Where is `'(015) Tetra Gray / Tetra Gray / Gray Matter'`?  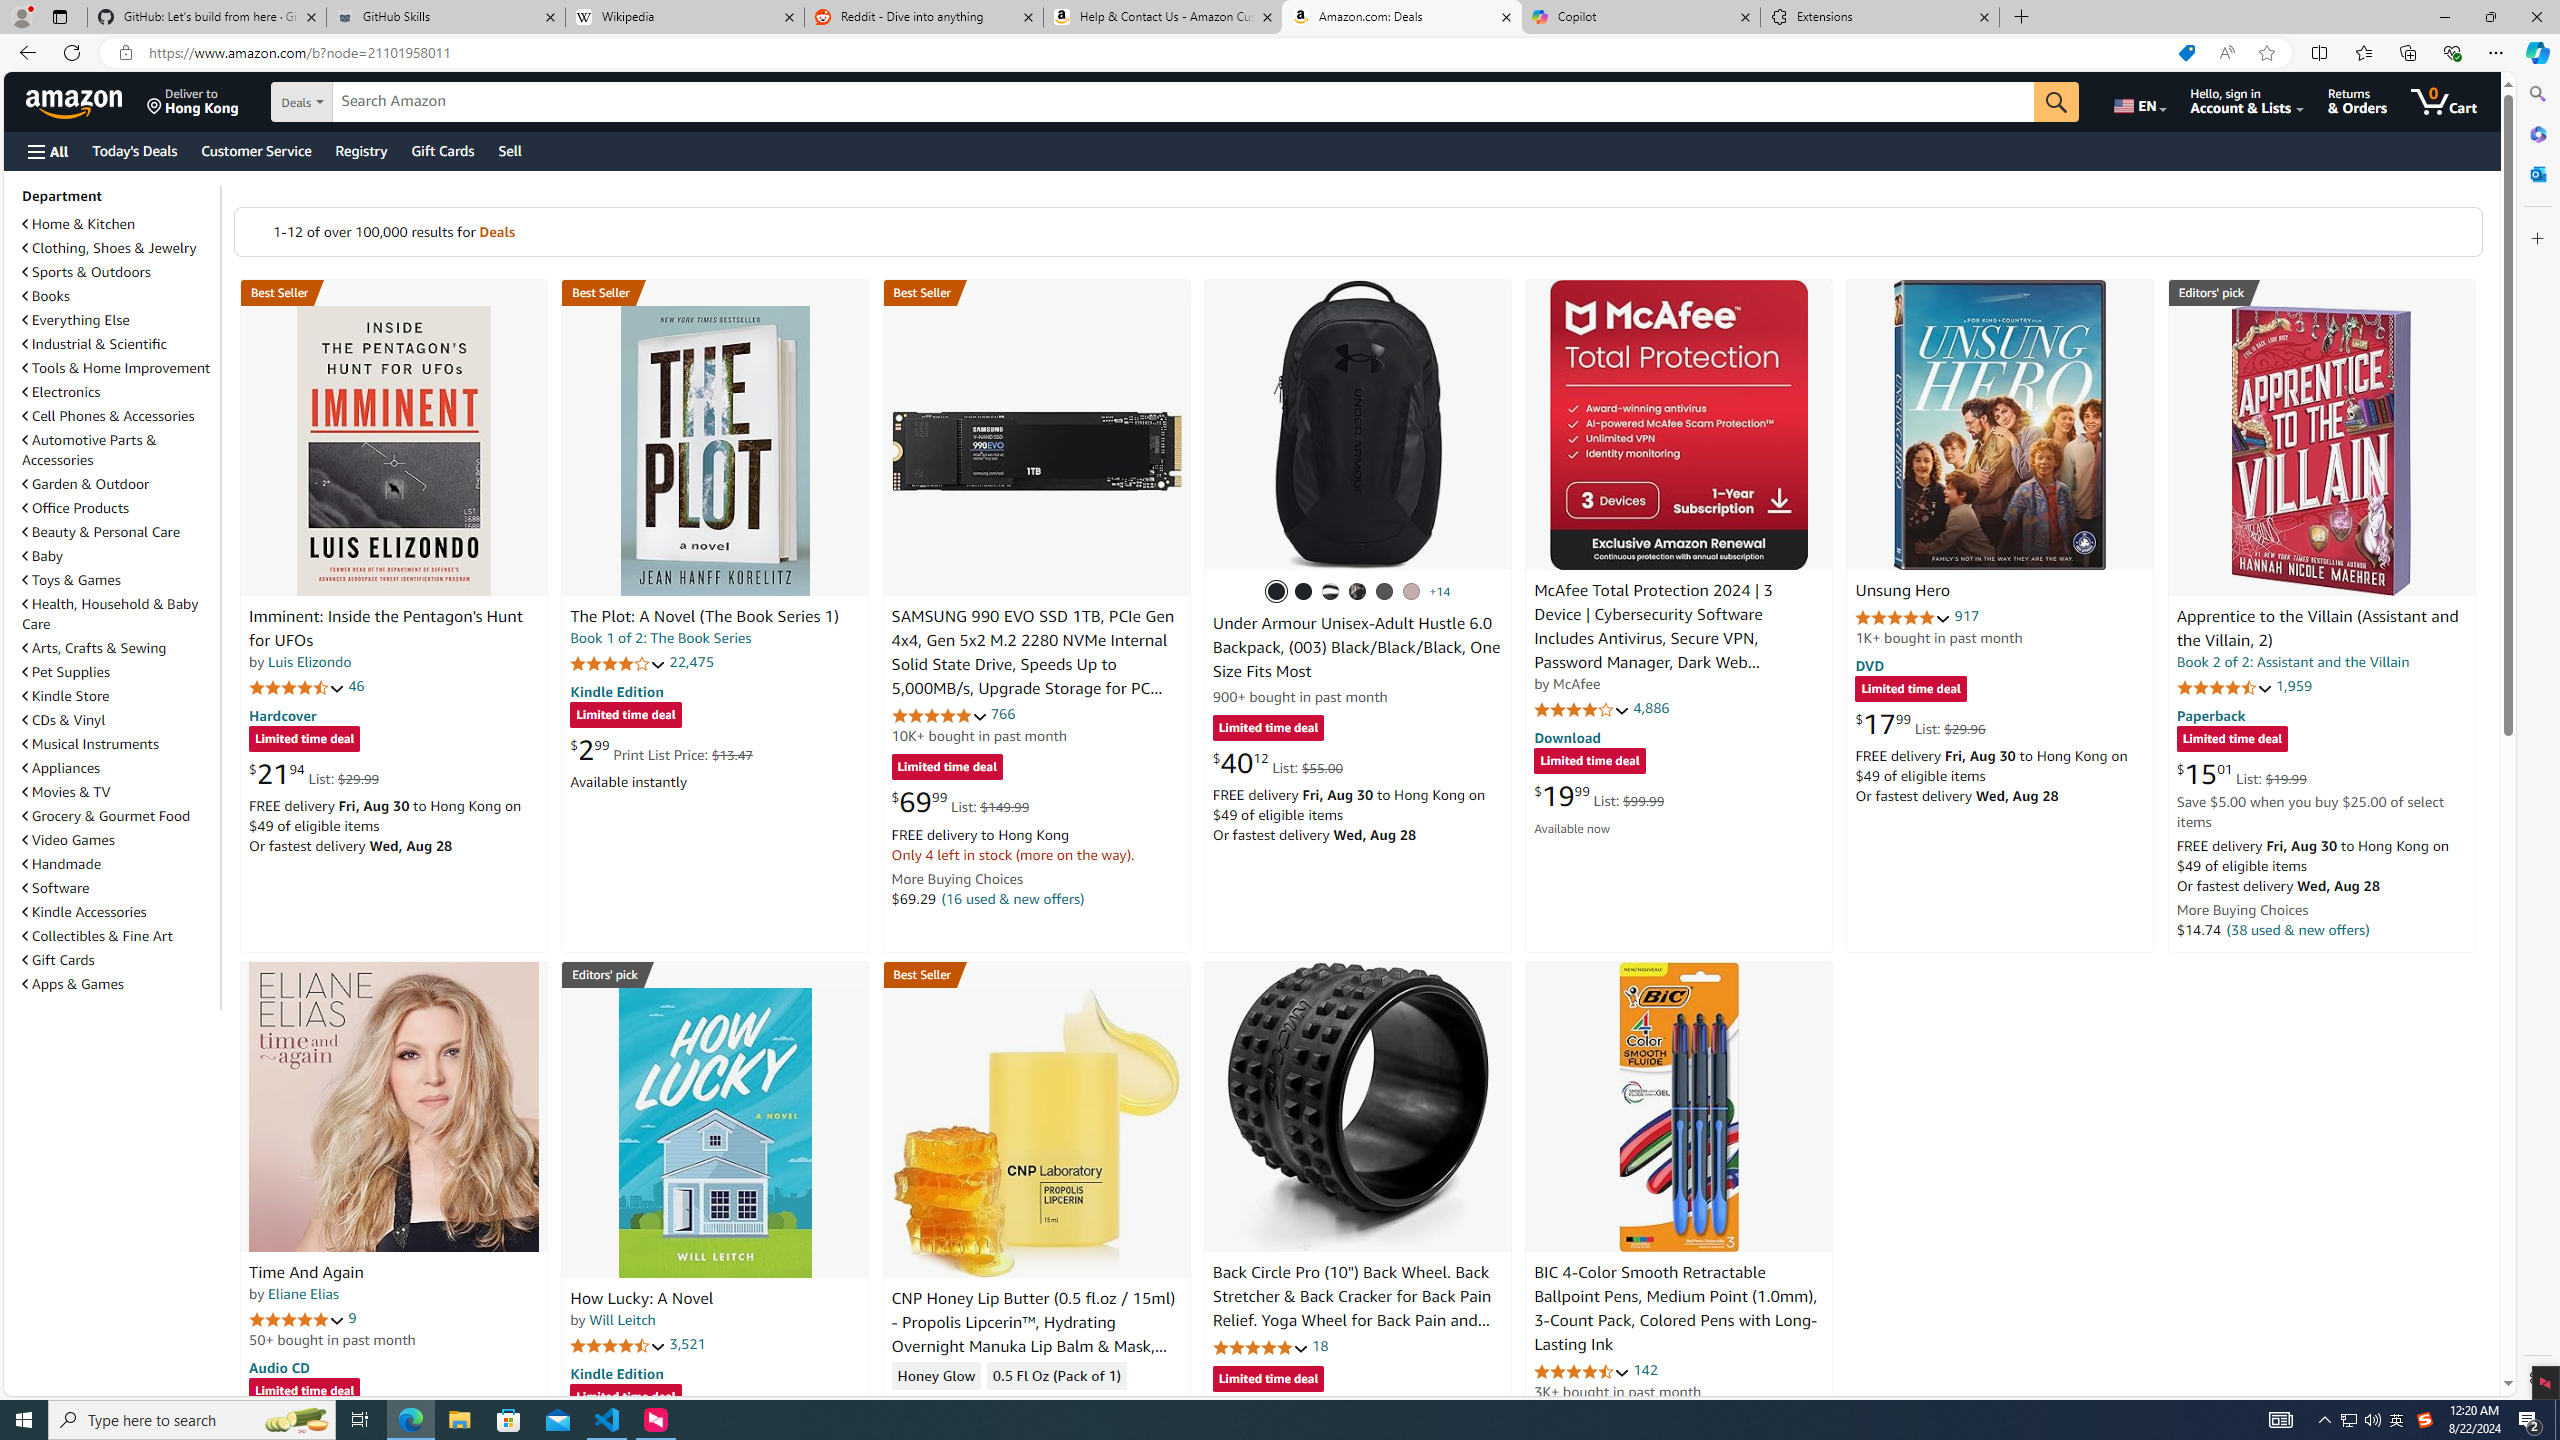 '(015) Tetra Gray / Tetra Gray / Gray Matter' is located at coordinates (1410, 590).